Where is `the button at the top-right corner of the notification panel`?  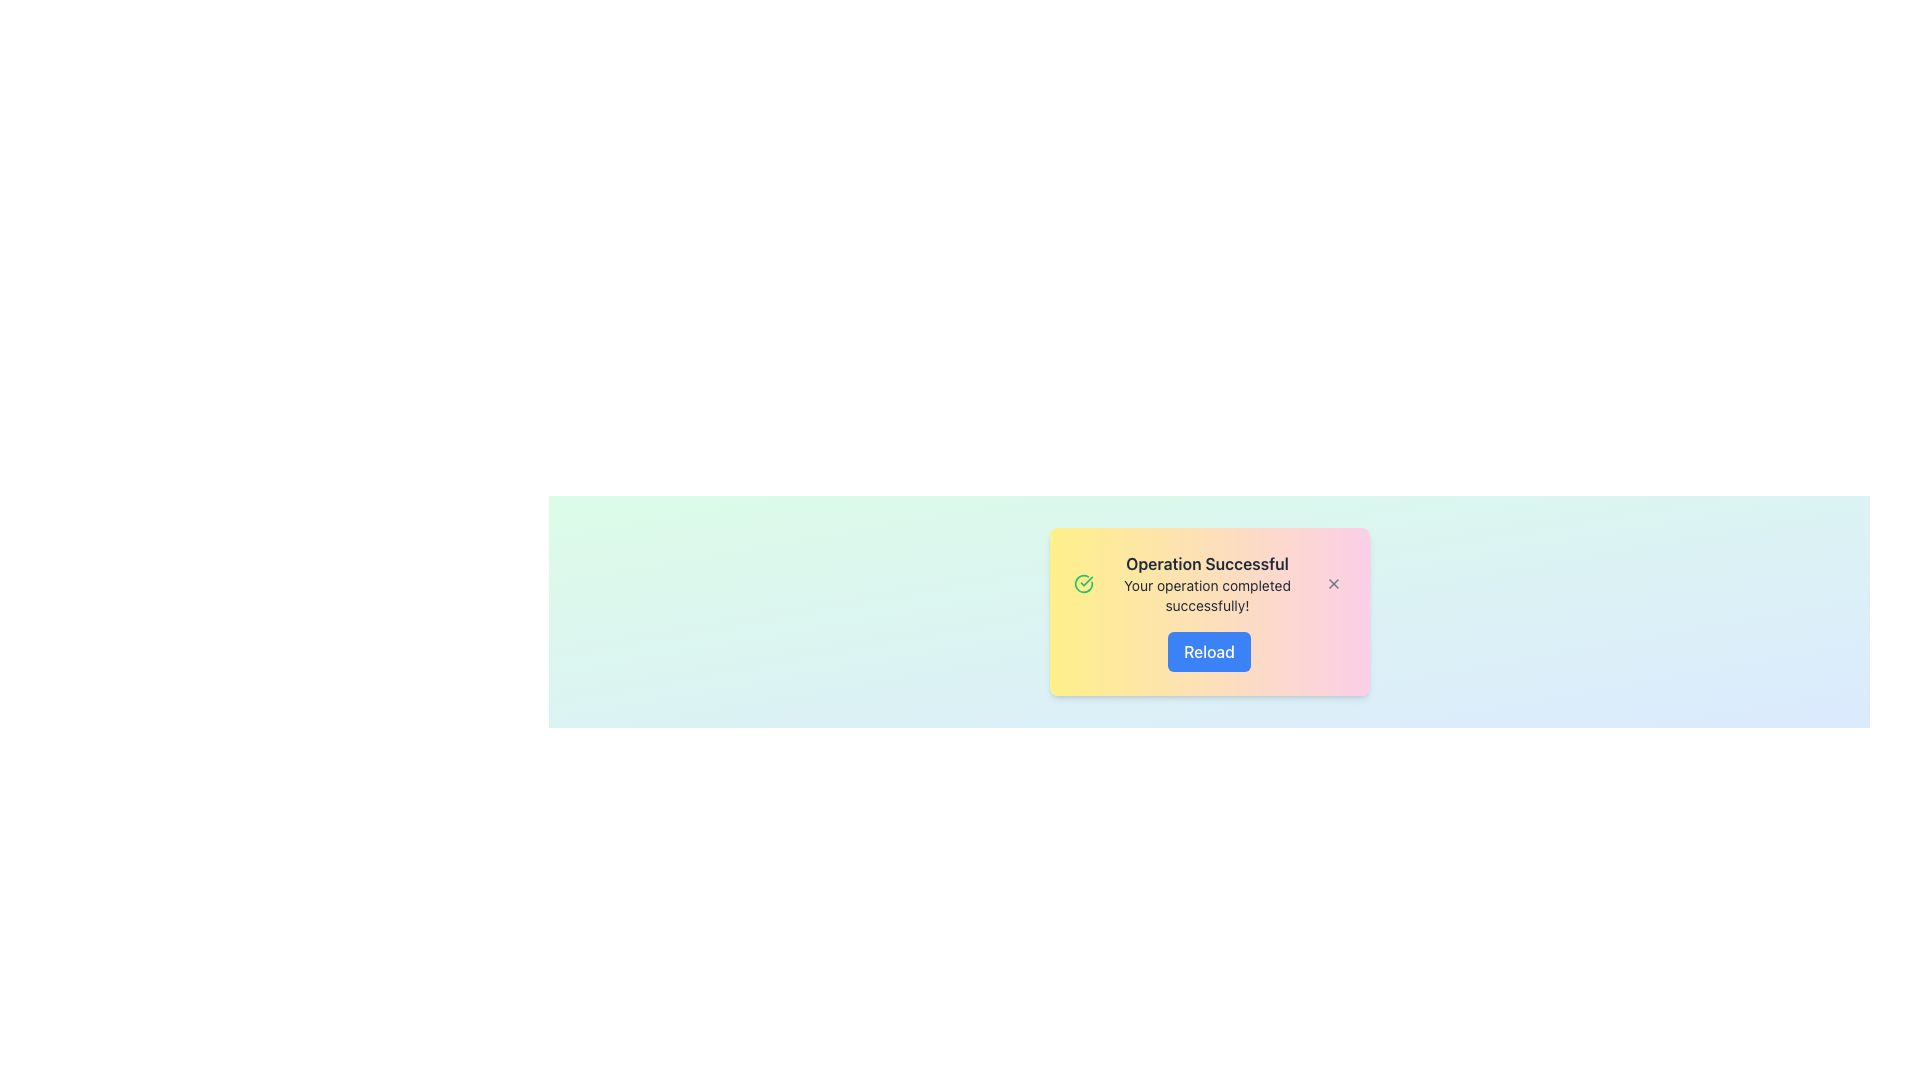
the button at the top-right corner of the notification panel is located at coordinates (1333, 583).